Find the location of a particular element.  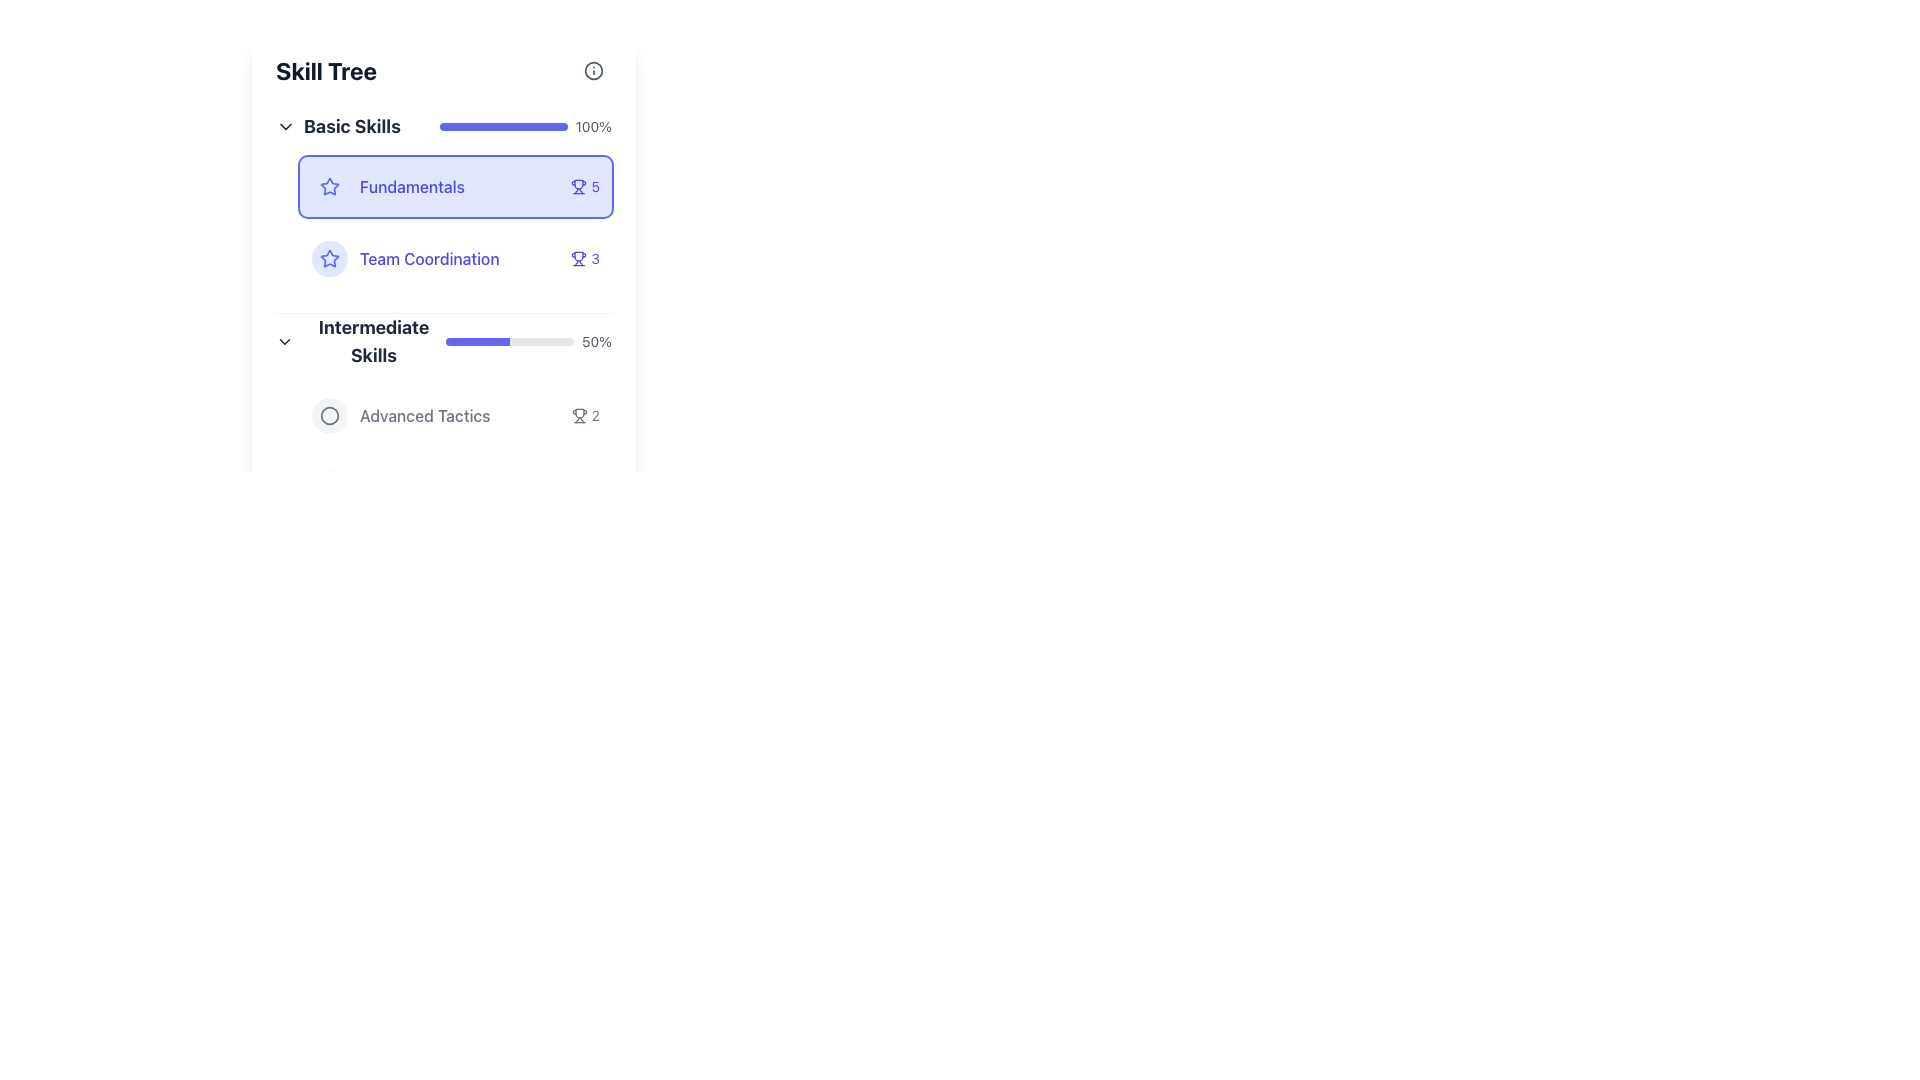

the status of the achievement icon representing the 'Team Coordination' skill, located to the right of the skill name and to the left of the numeric value '3' is located at coordinates (578, 257).